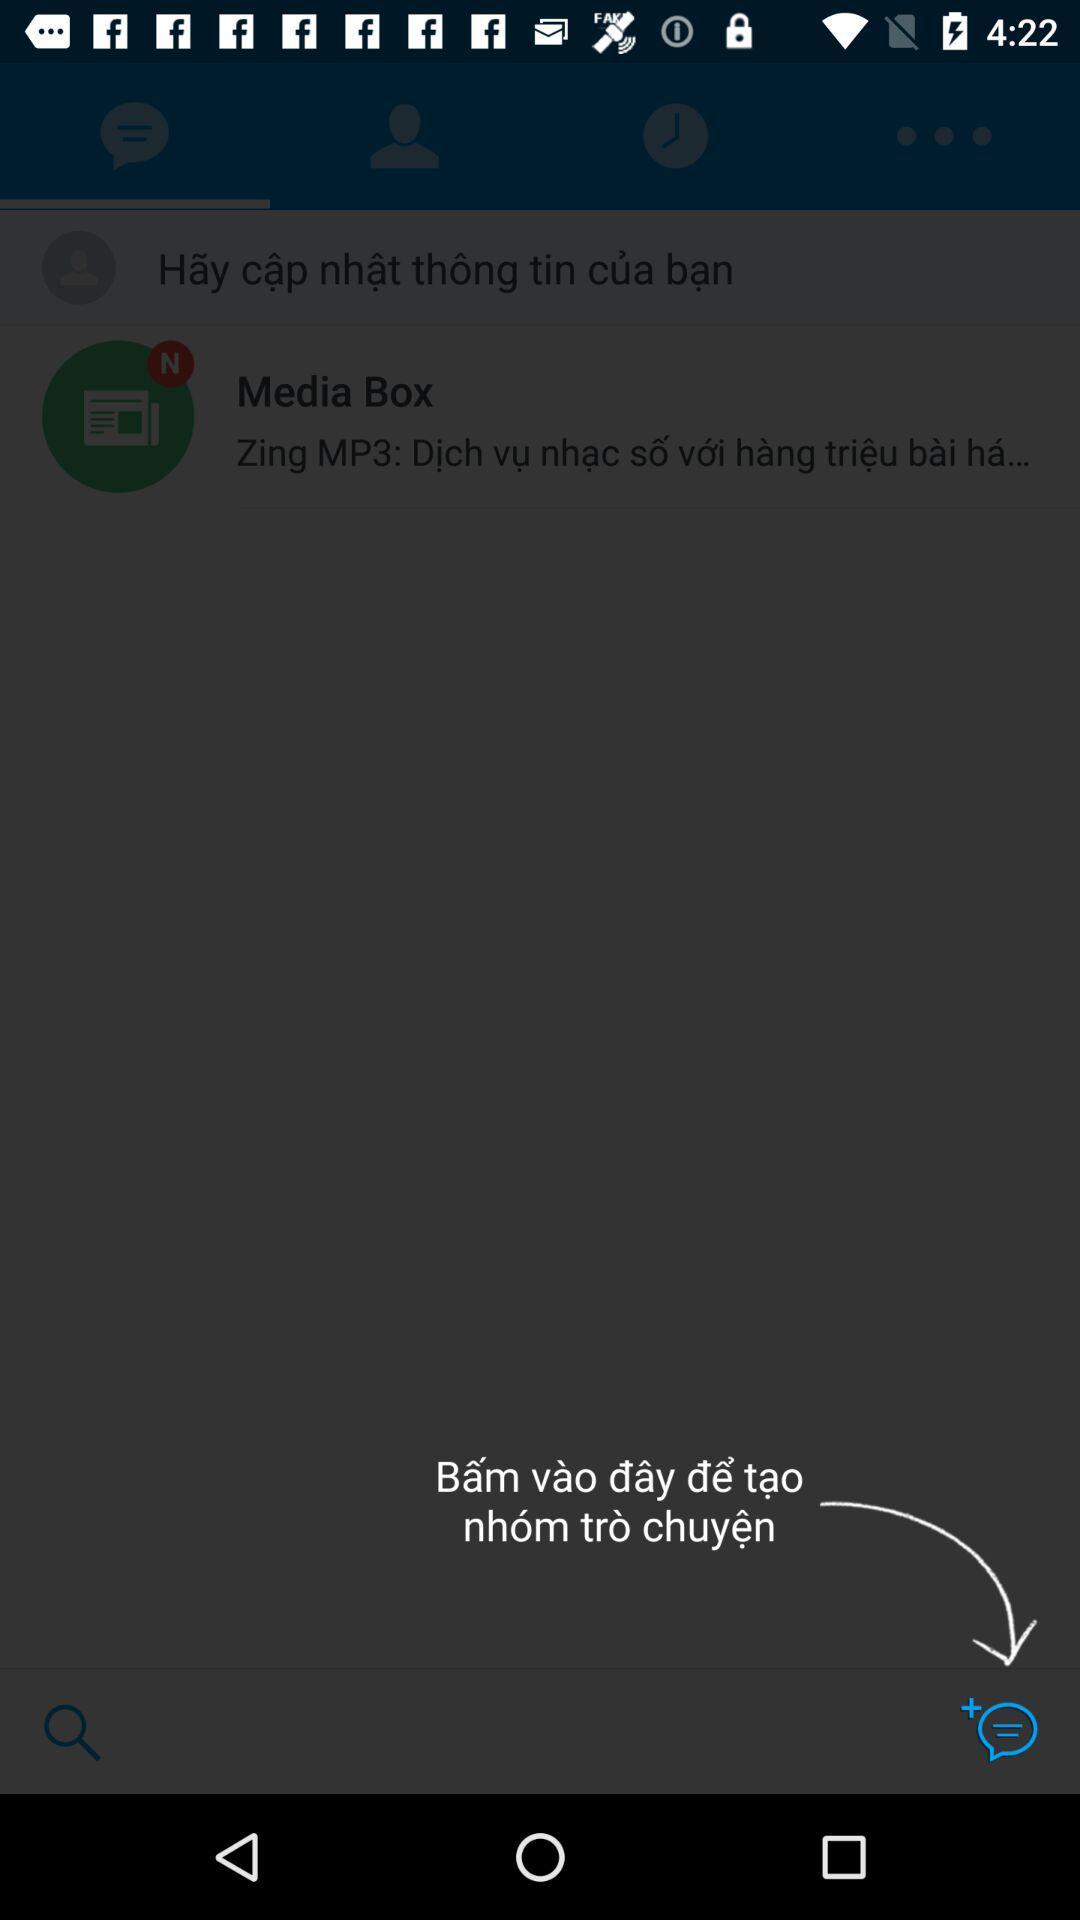 The image size is (1080, 1920). I want to click on the search icon, so click(71, 1731).